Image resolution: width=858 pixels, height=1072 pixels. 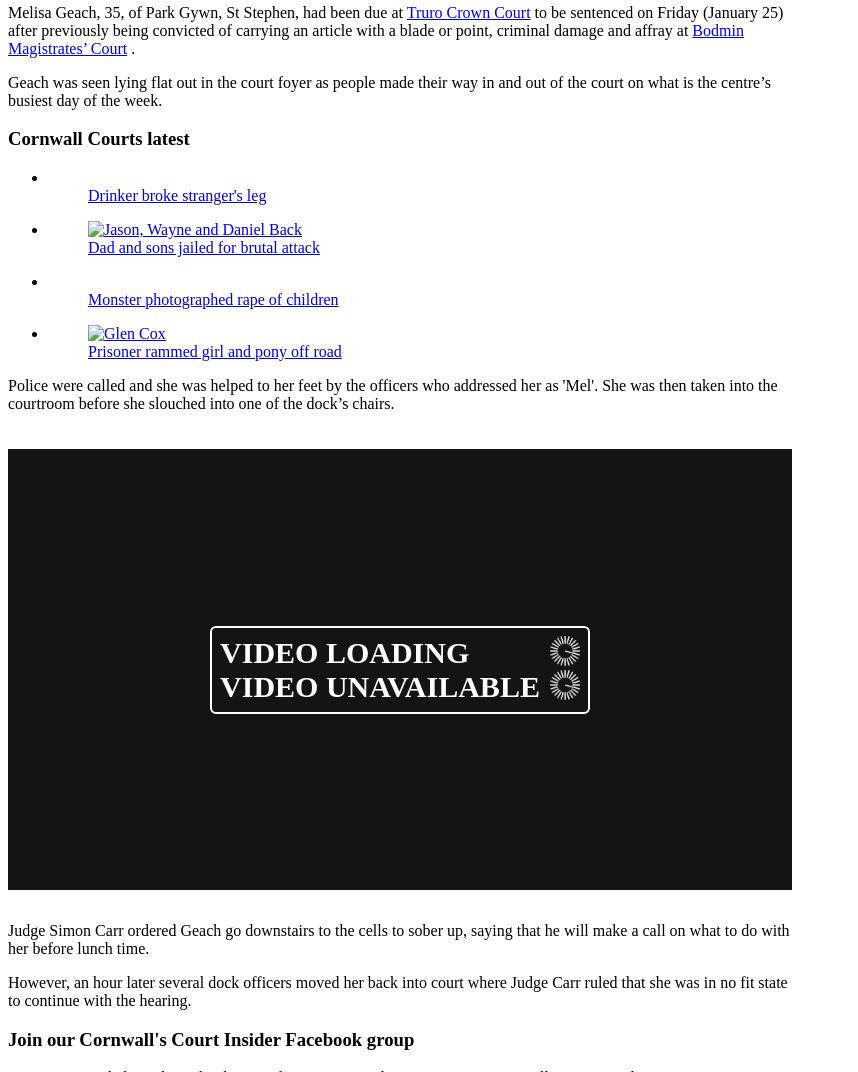 What do you see at coordinates (213, 298) in the screenshot?
I see `'Monster photographed rape of children'` at bounding box center [213, 298].